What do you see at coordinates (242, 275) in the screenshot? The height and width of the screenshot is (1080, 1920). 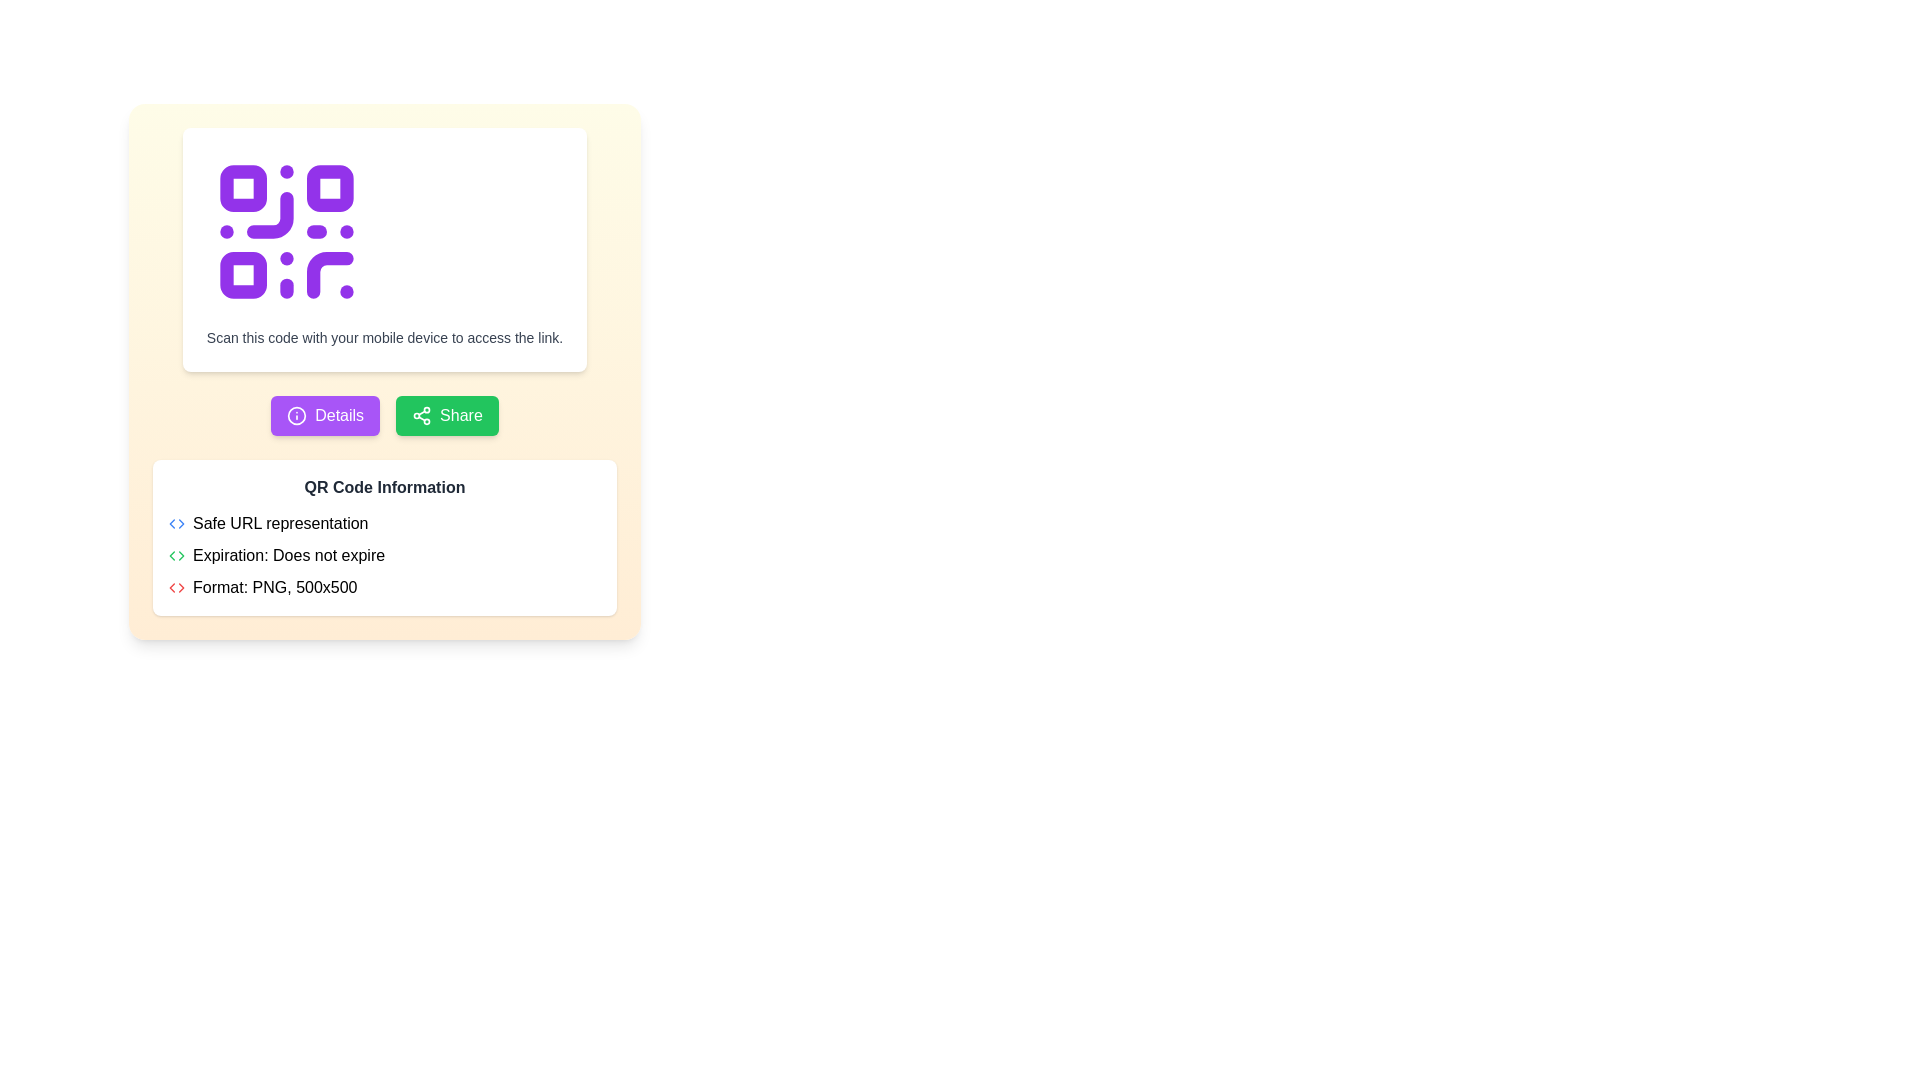 I see `the third rectangle in the bottom-left corner of the QR code graphic, which is part of the QR code's visual data pattern` at bounding box center [242, 275].